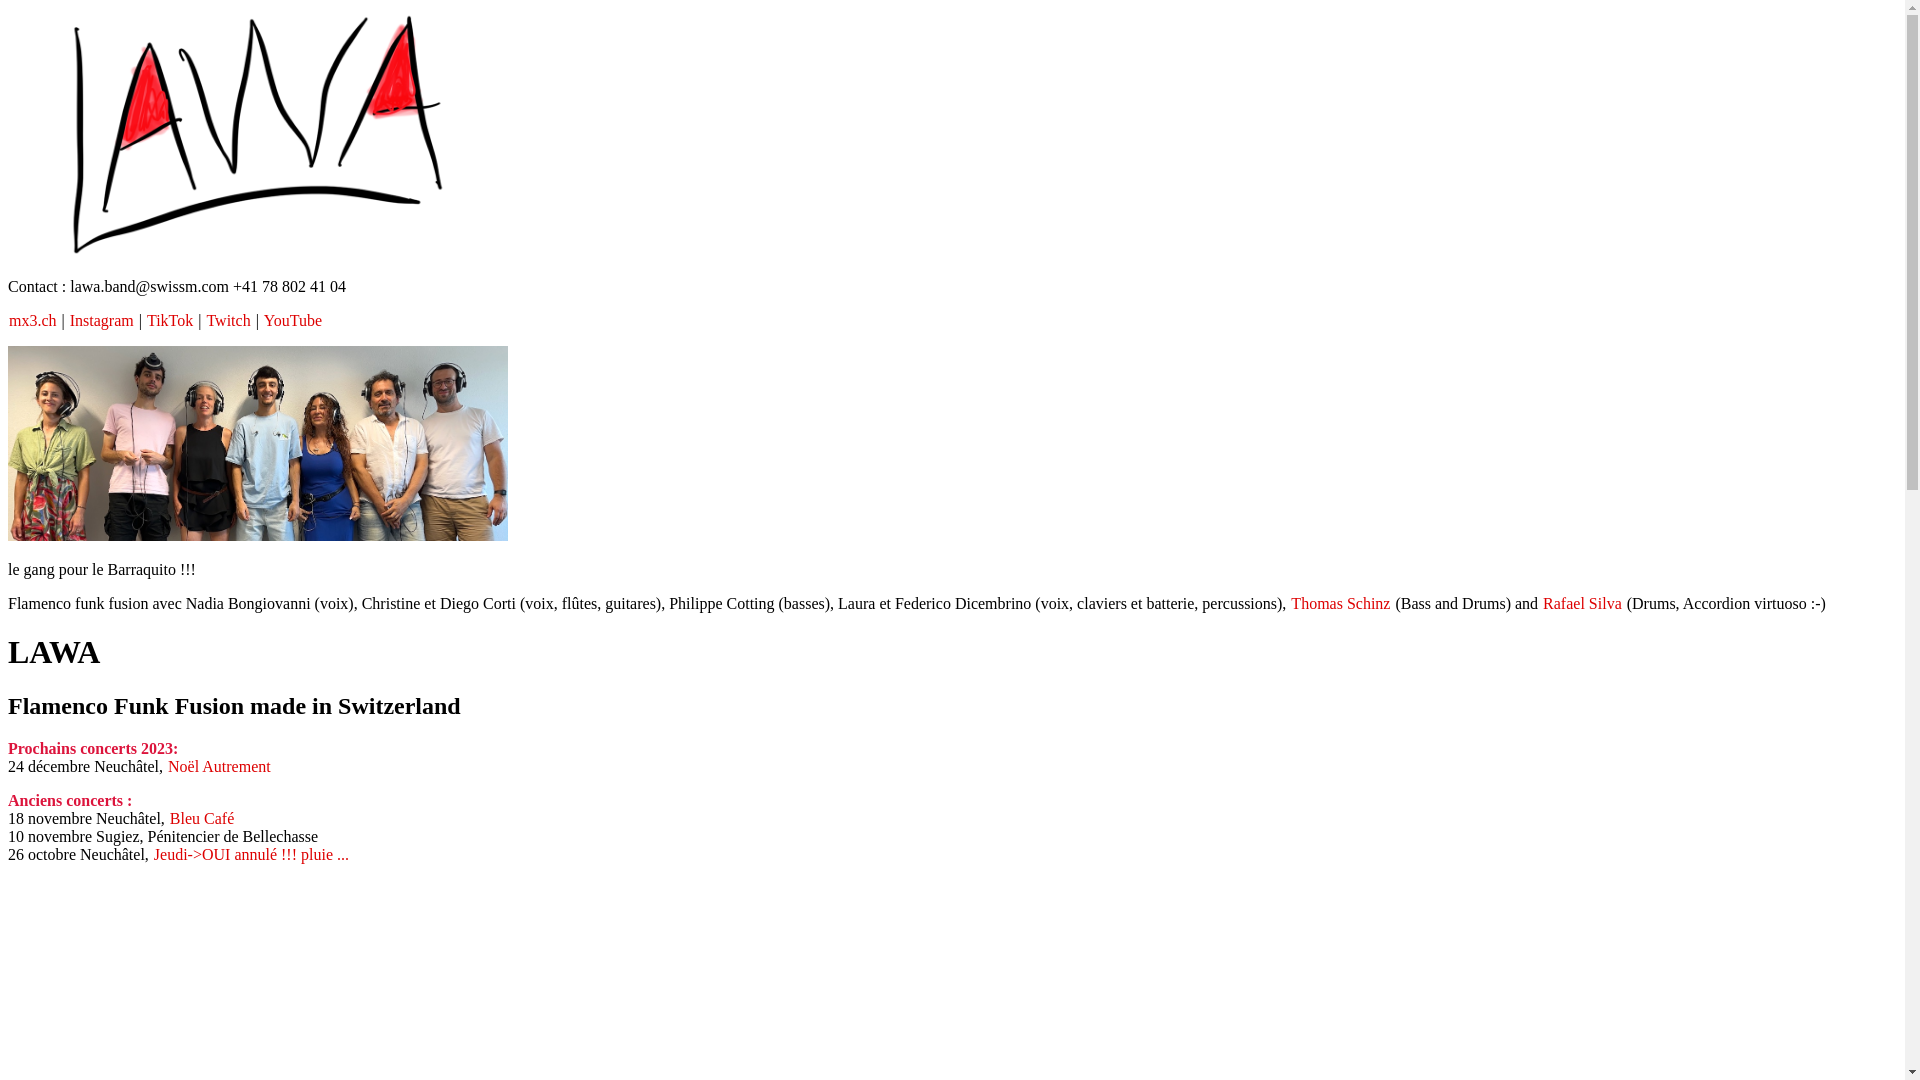 The width and height of the screenshot is (1920, 1080). What do you see at coordinates (1581, 601) in the screenshot?
I see `'Rafael Silva'` at bounding box center [1581, 601].